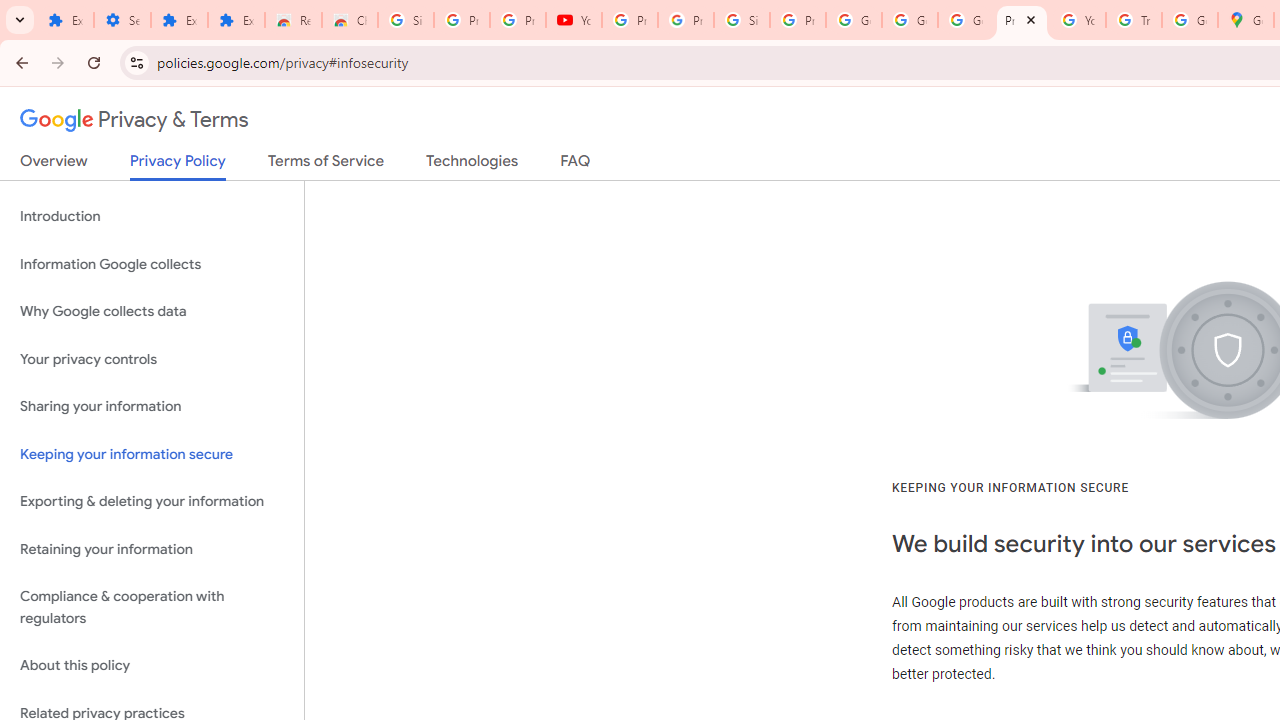 The height and width of the screenshot is (720, 1280). Describe the element at coordinates (151, 358) in the screenshot. I see `'Your privacy controls'` at that location.